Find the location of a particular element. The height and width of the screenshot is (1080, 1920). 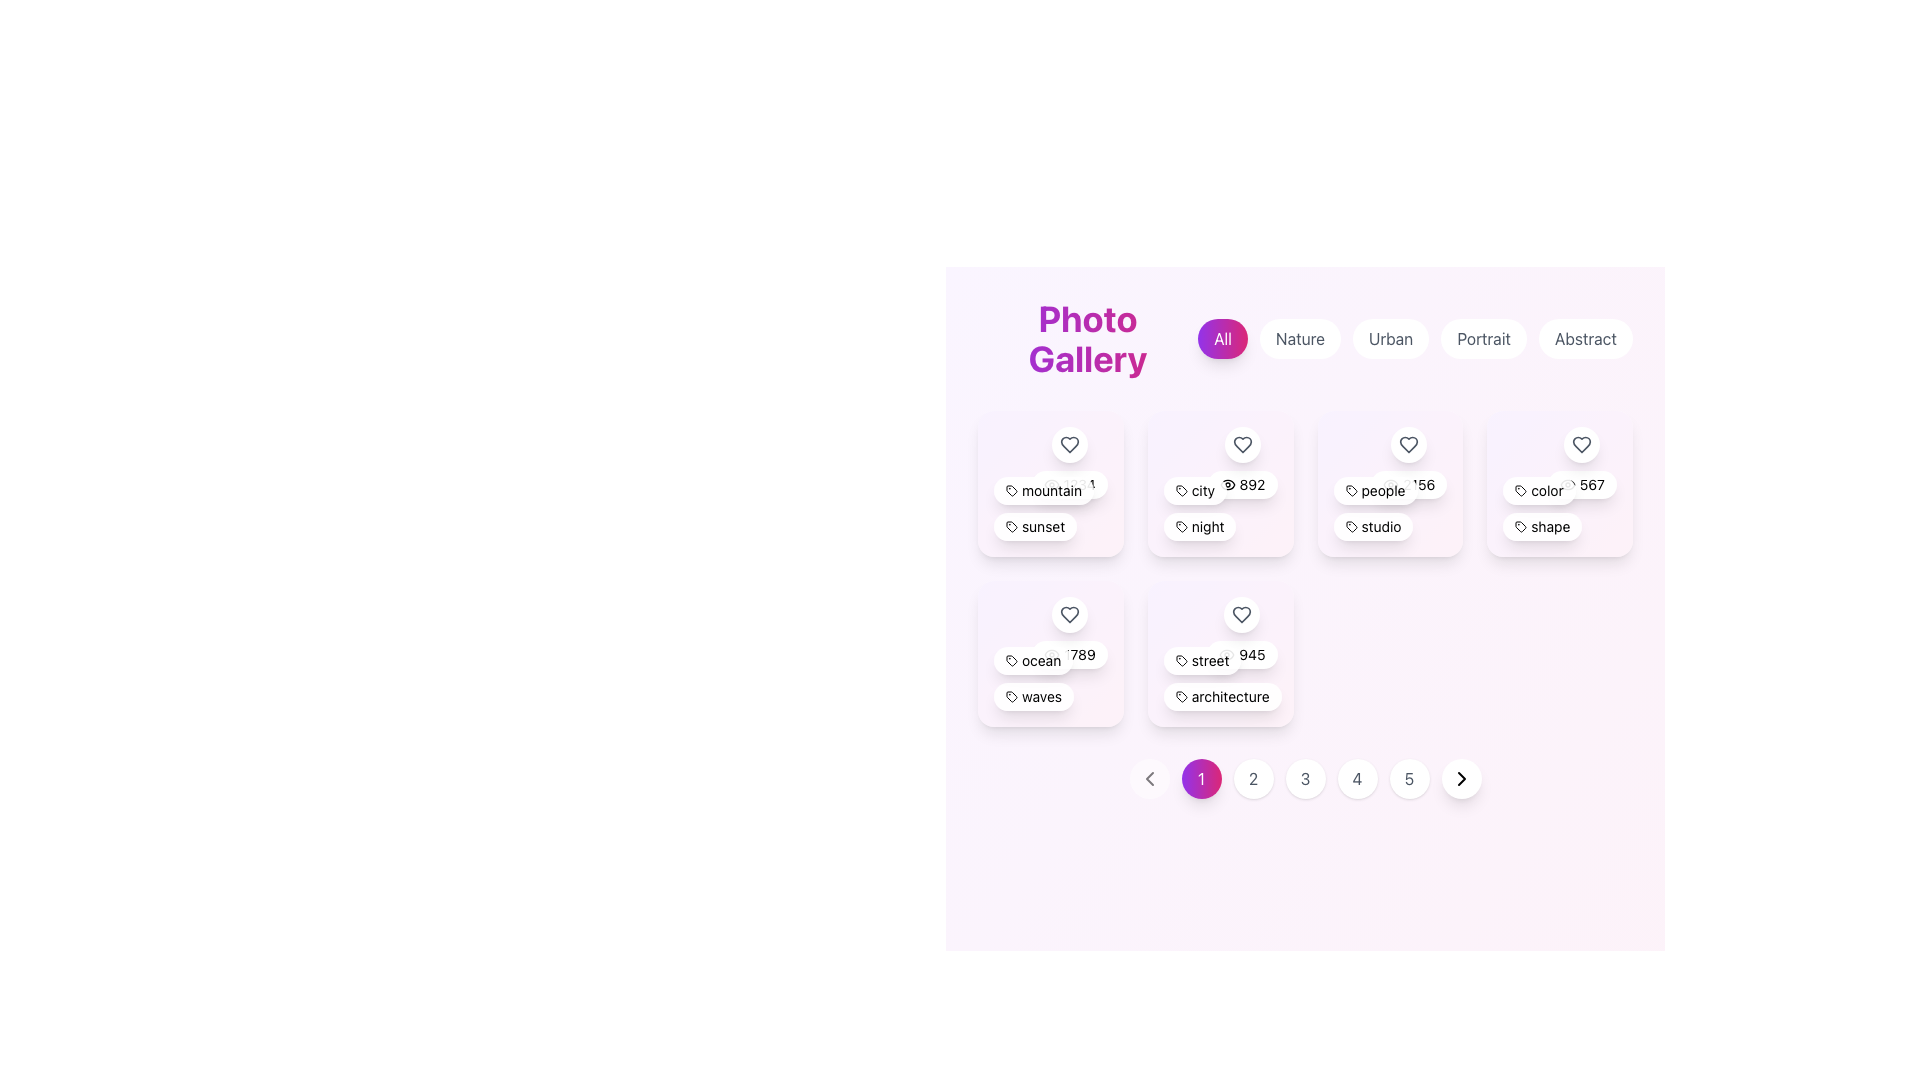

the Icon Button located in the top-right corner of the 'street' and 'architecture' card in the bottom row of the grid-like layout of photo categories is located at coordinates (1241, 613).